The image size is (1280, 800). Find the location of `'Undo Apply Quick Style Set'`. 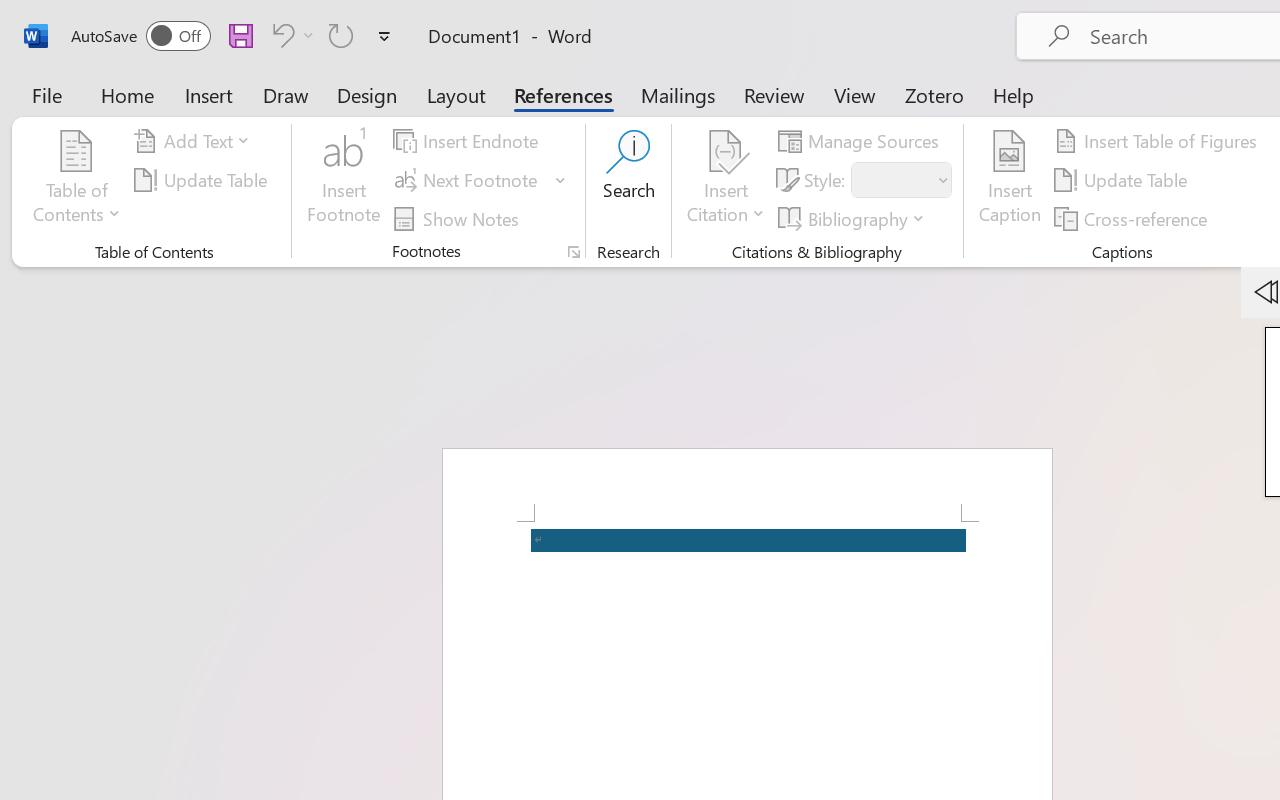

'Undo Apply Quick Style Set' is located at coordinates (289, 34).